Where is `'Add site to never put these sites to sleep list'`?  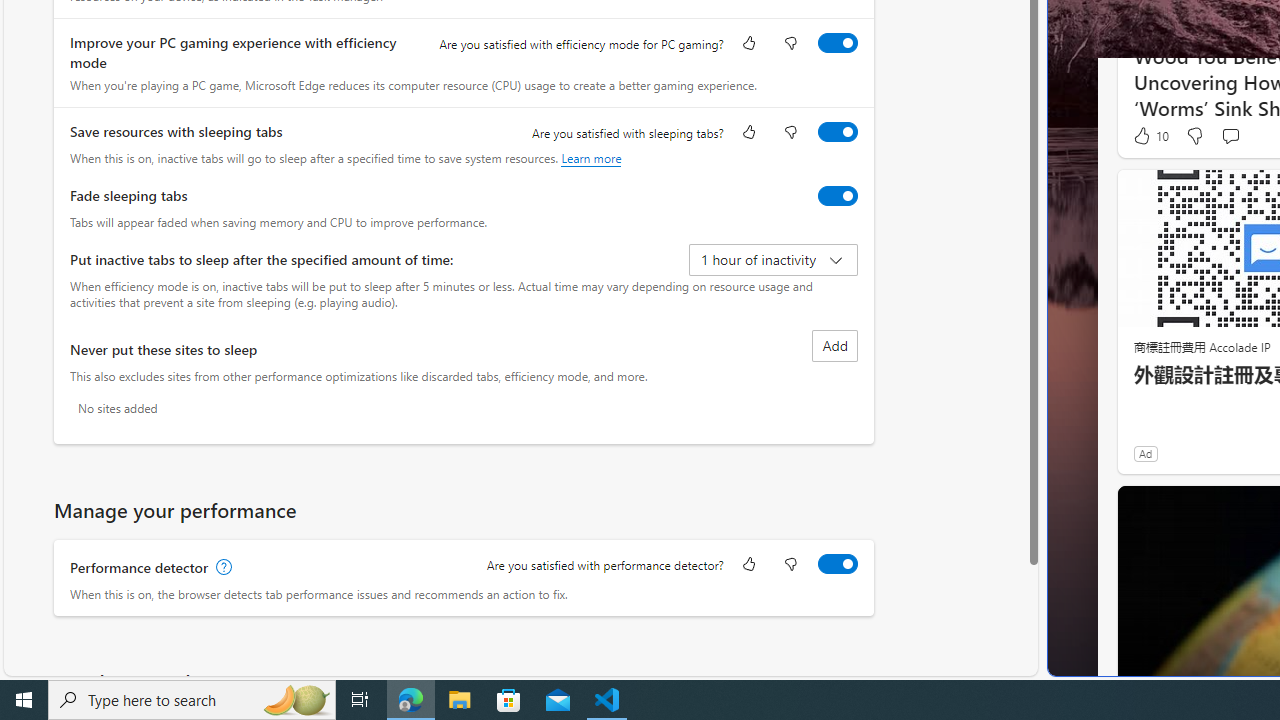
'Add site to never put these sites to sleep list' is located at coordinates (834, 344).